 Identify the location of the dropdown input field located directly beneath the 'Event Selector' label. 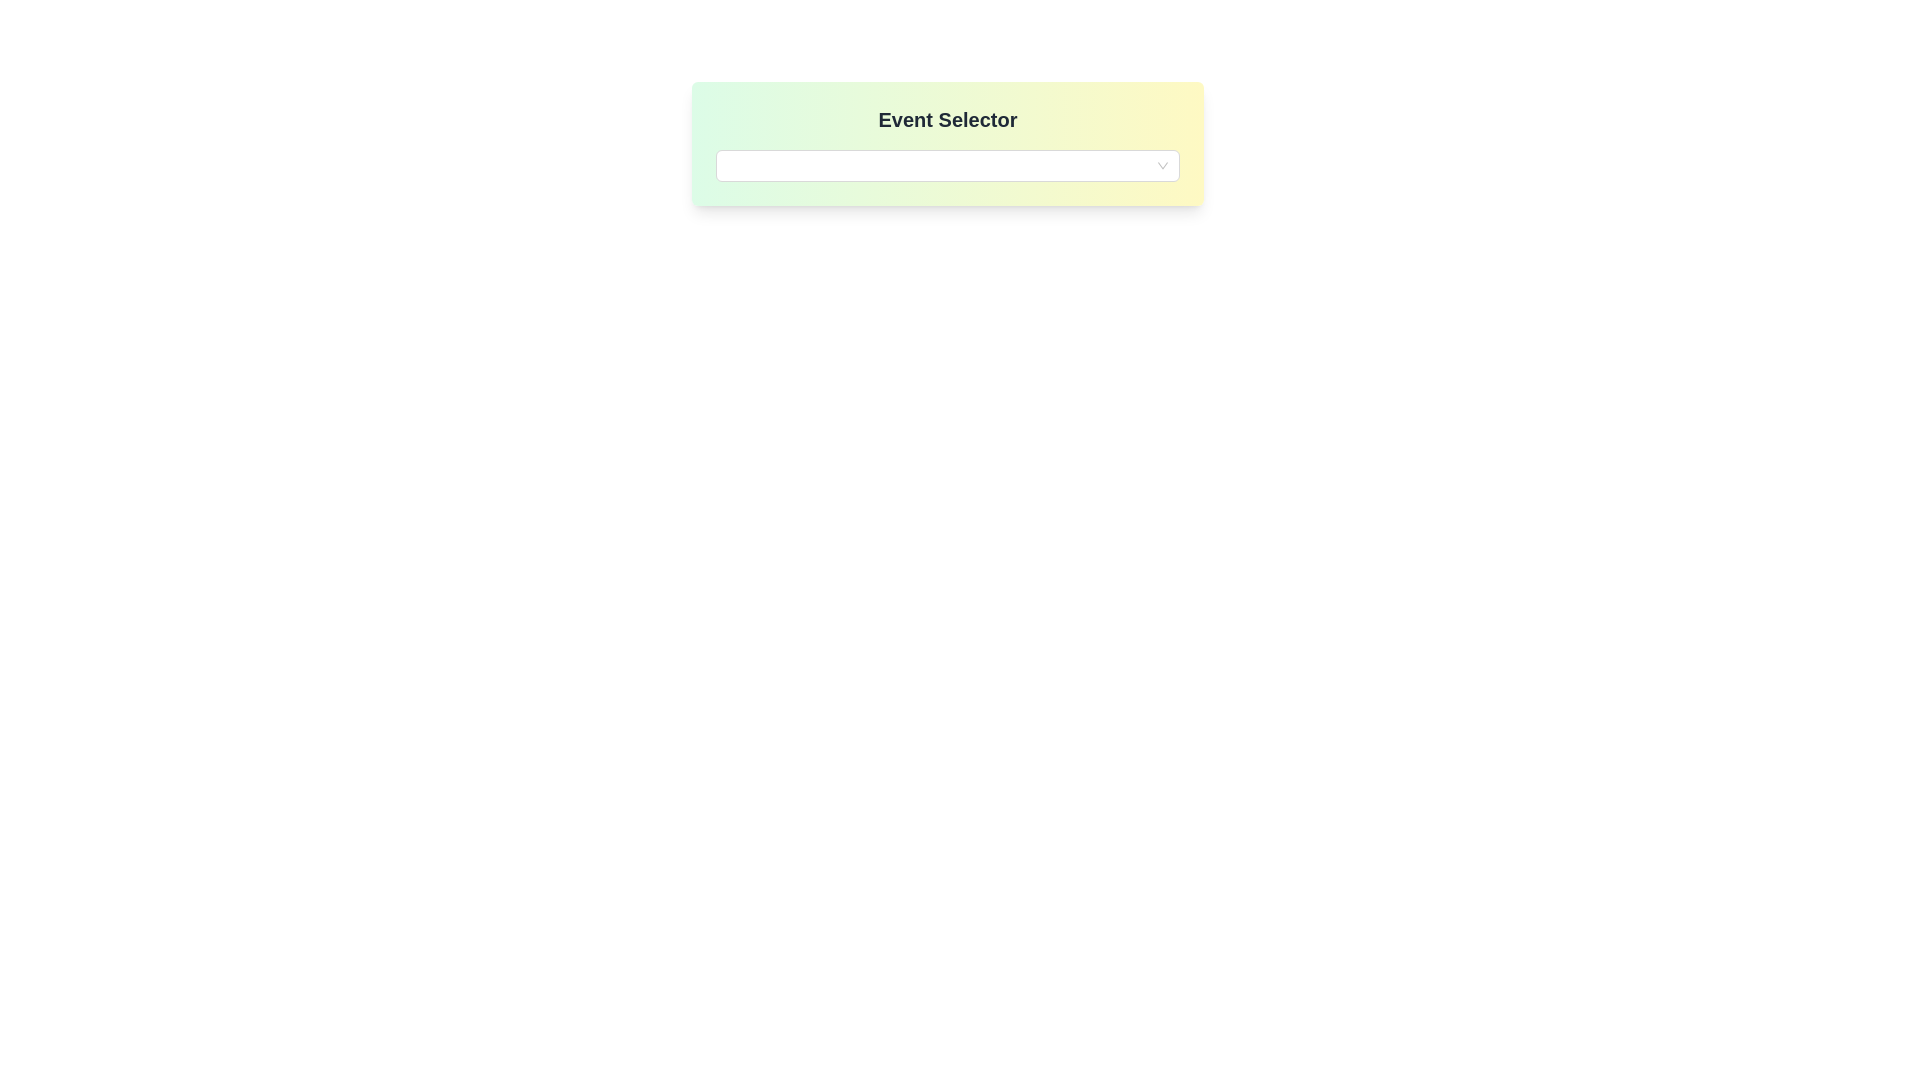
(947, 164).